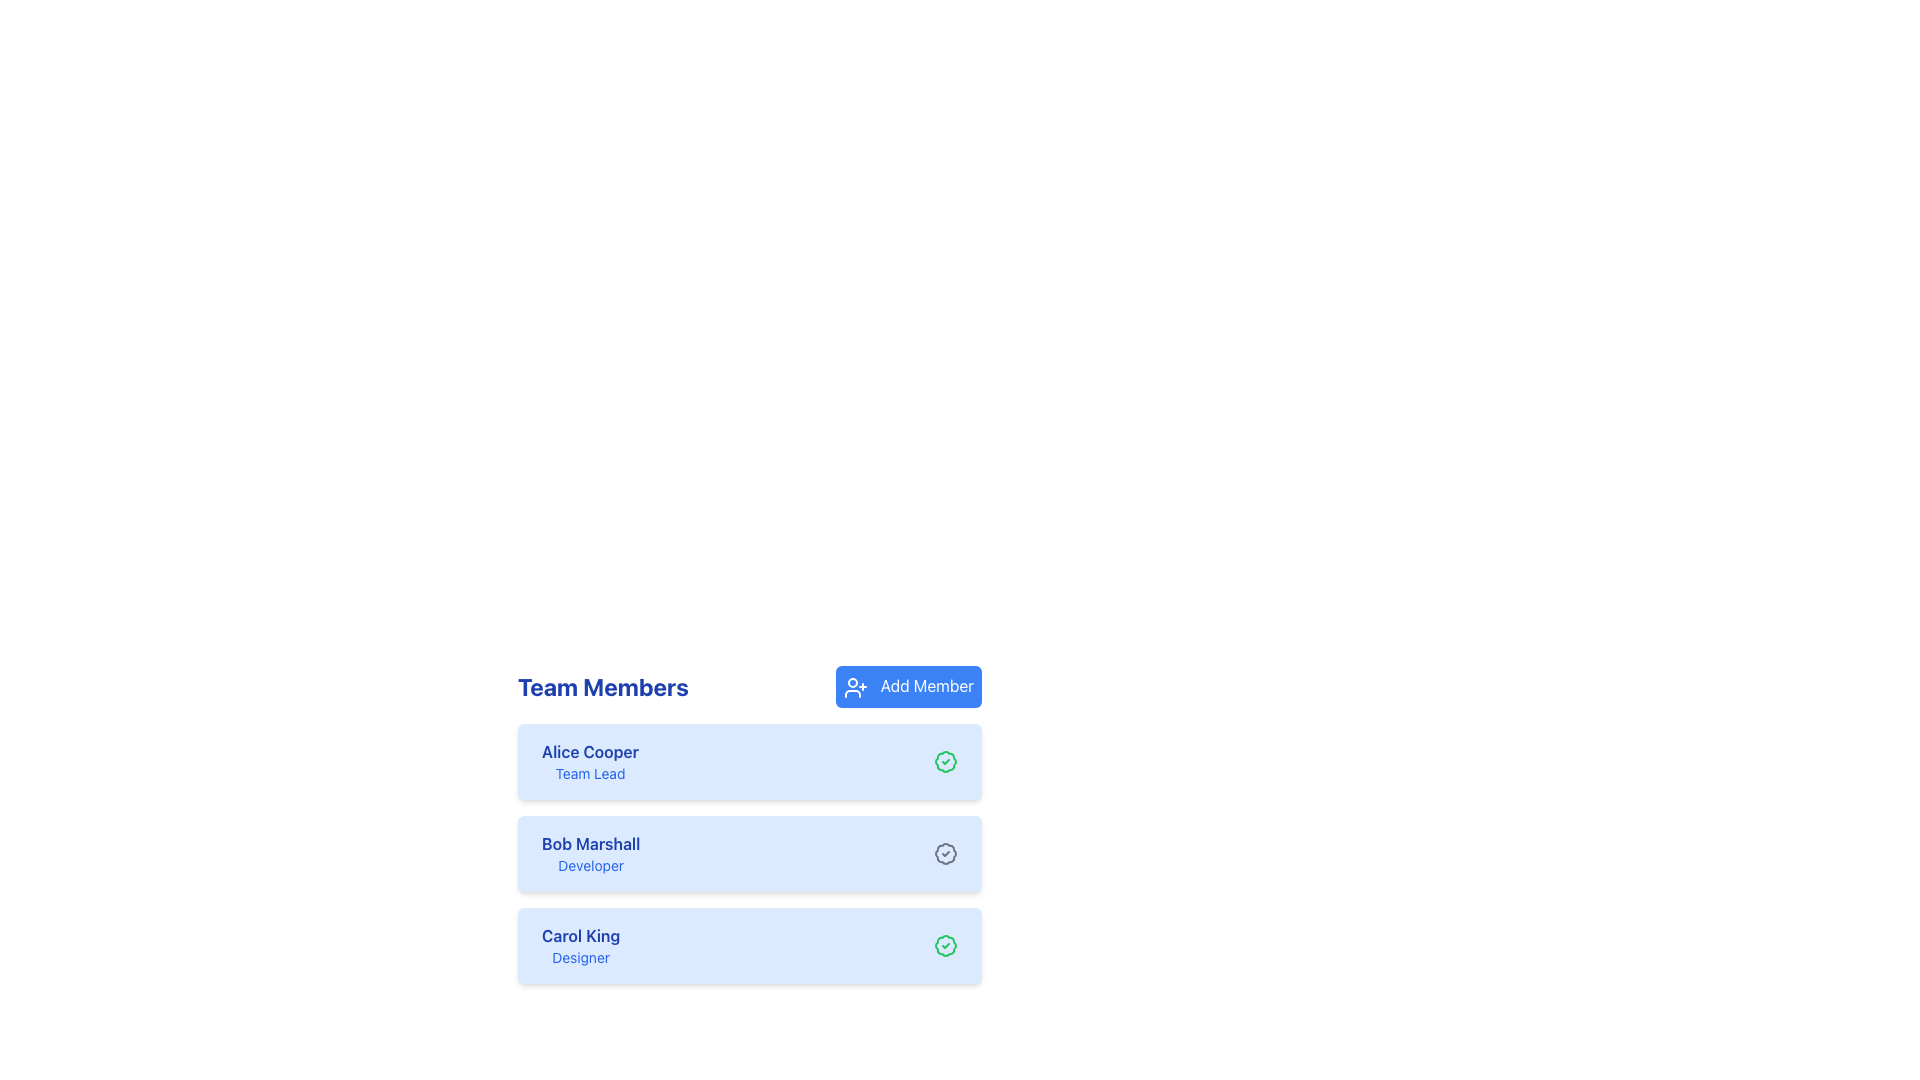 This screenshot has width=1920, height=1080. I want to click on the circular icon with a green outline resembling a badge or checkmark symbol, located to the right of the text 'Alice Cooper' in the list of team members, so click(944, 945).